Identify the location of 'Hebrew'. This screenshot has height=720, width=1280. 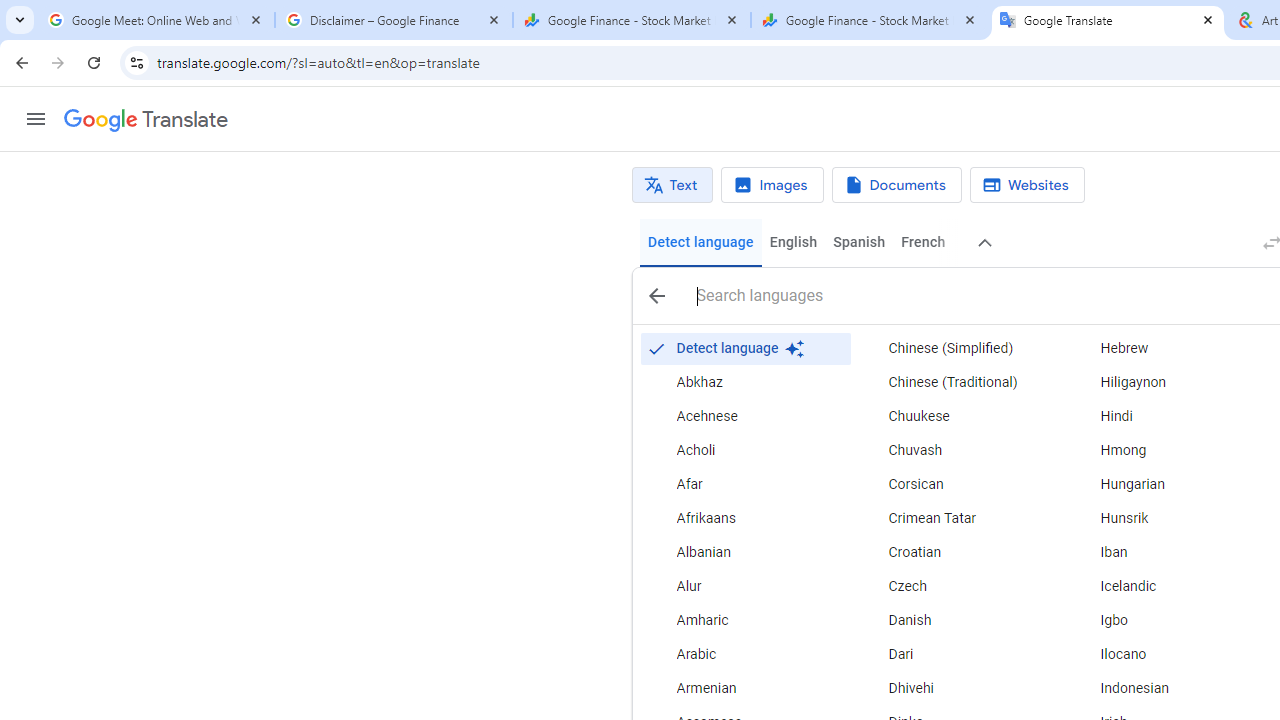
(1169, 347).